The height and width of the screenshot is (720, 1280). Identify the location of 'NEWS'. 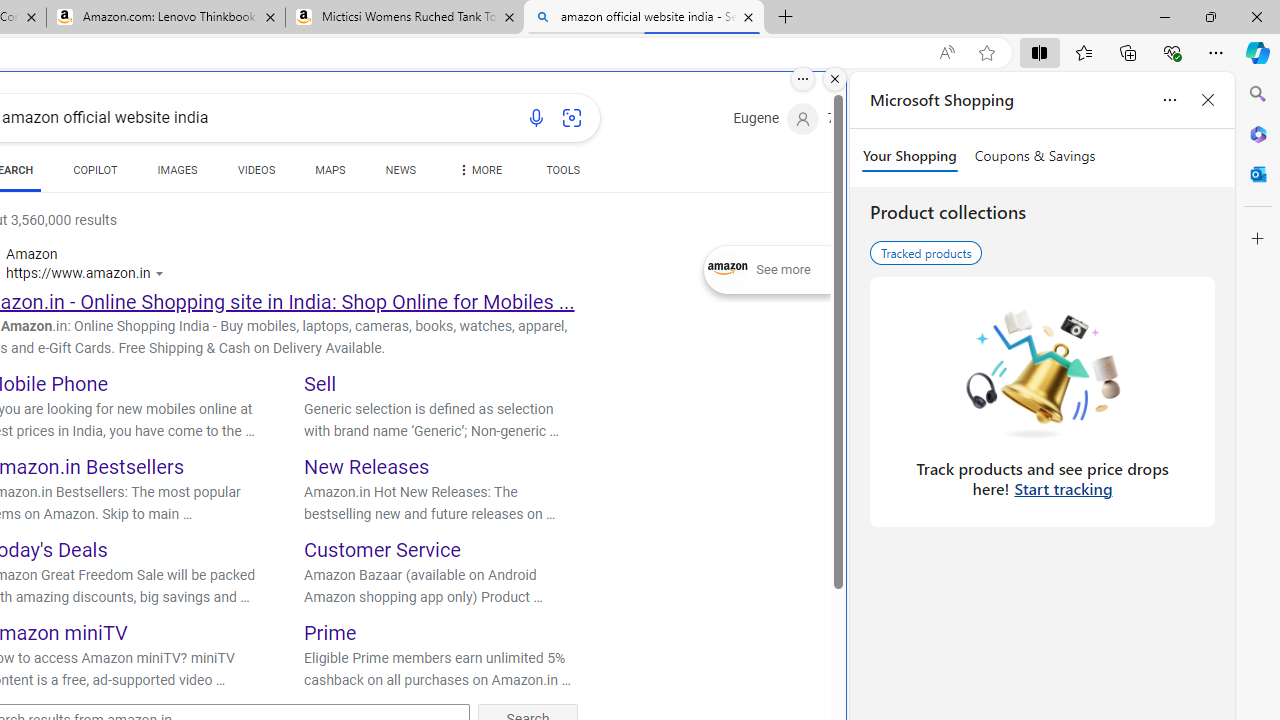
(400, 172).